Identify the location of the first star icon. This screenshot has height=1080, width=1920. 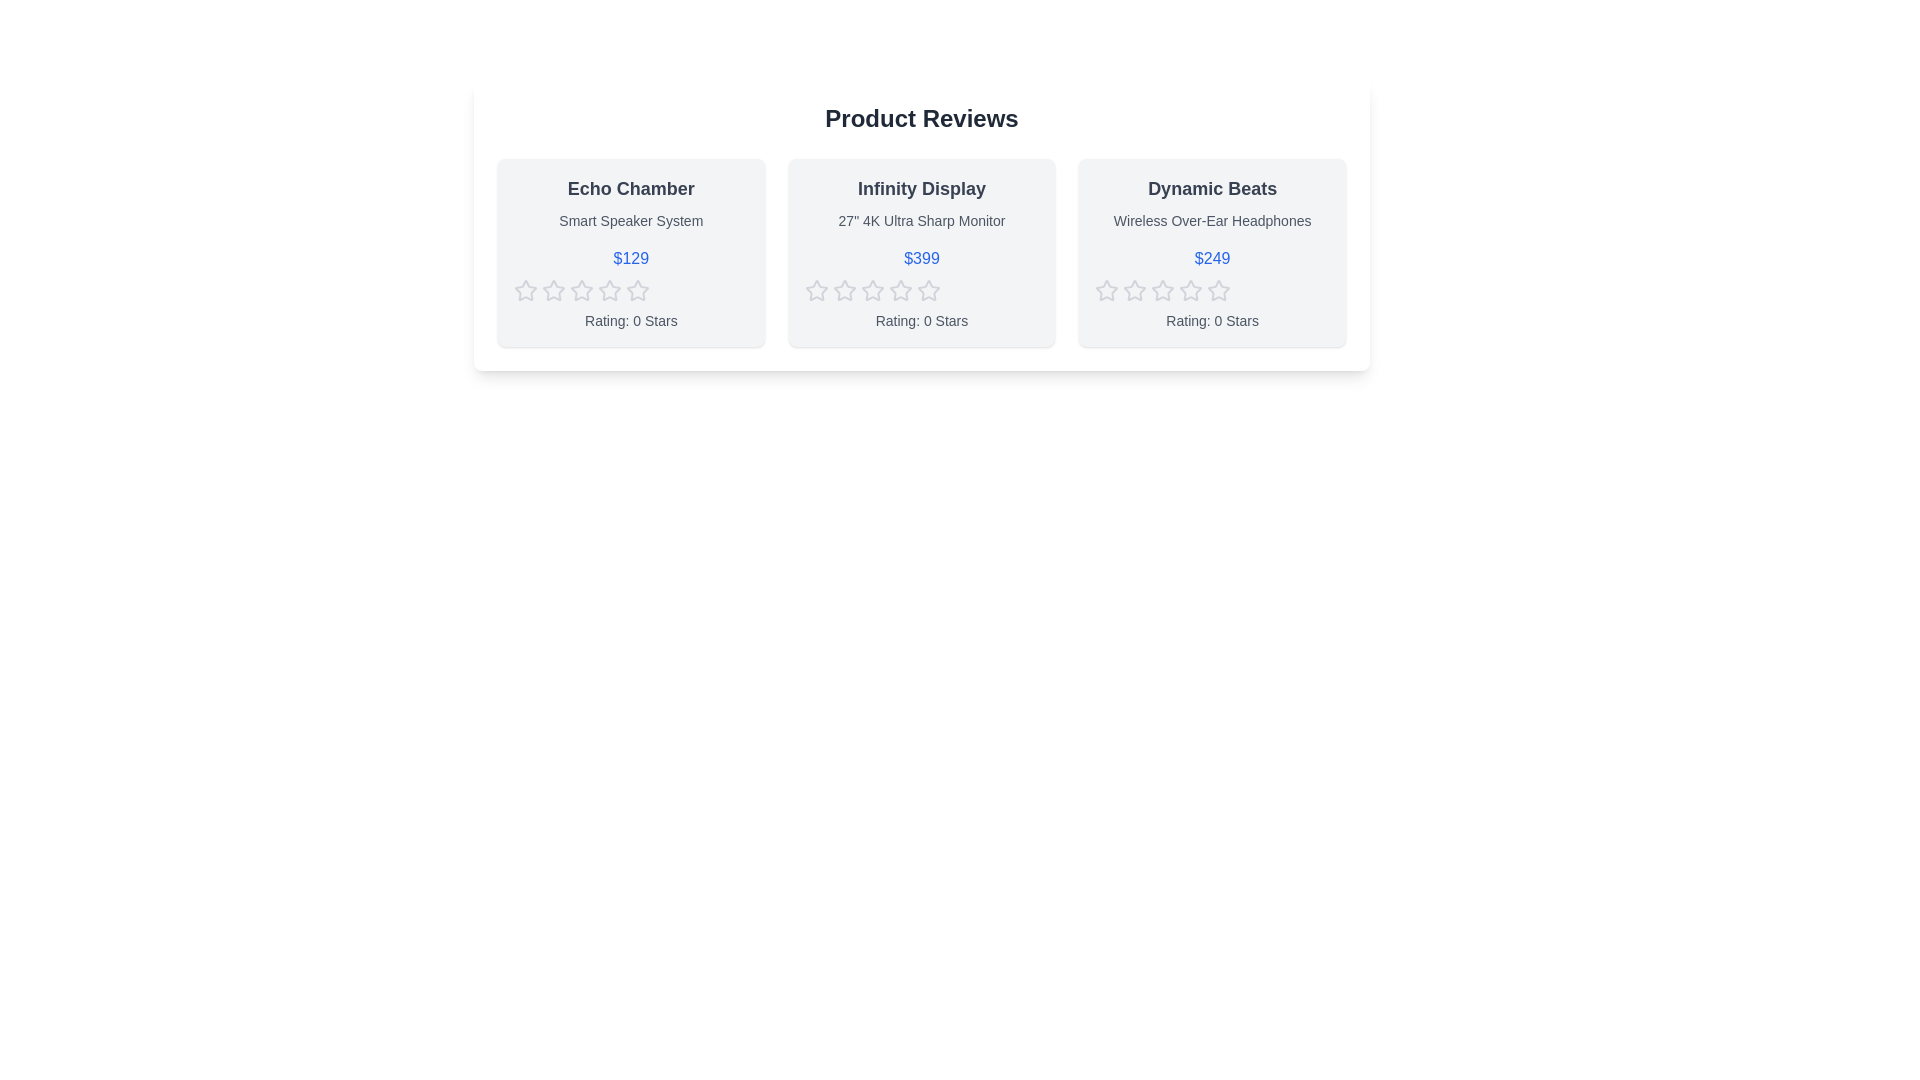
(1135, 290).